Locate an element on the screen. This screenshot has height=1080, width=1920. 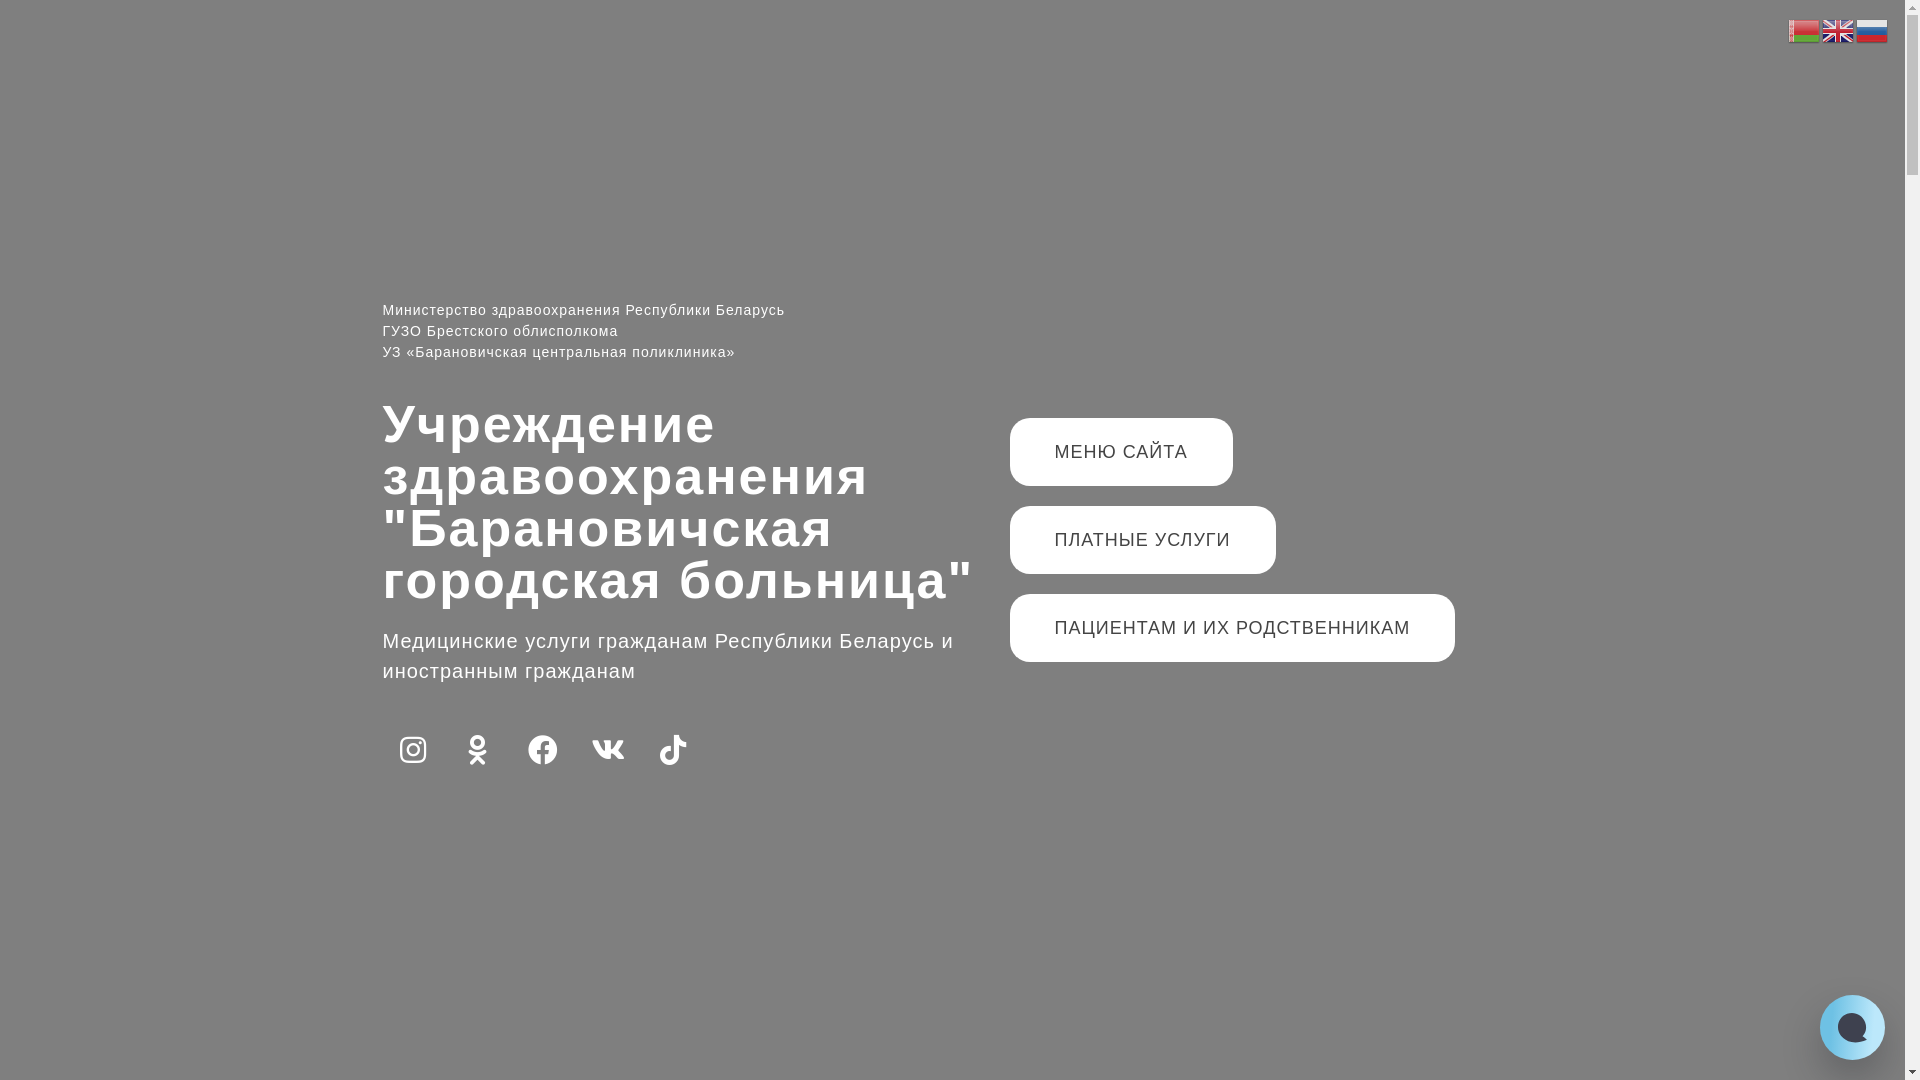
'English' is located at coordinates (1838, 29).